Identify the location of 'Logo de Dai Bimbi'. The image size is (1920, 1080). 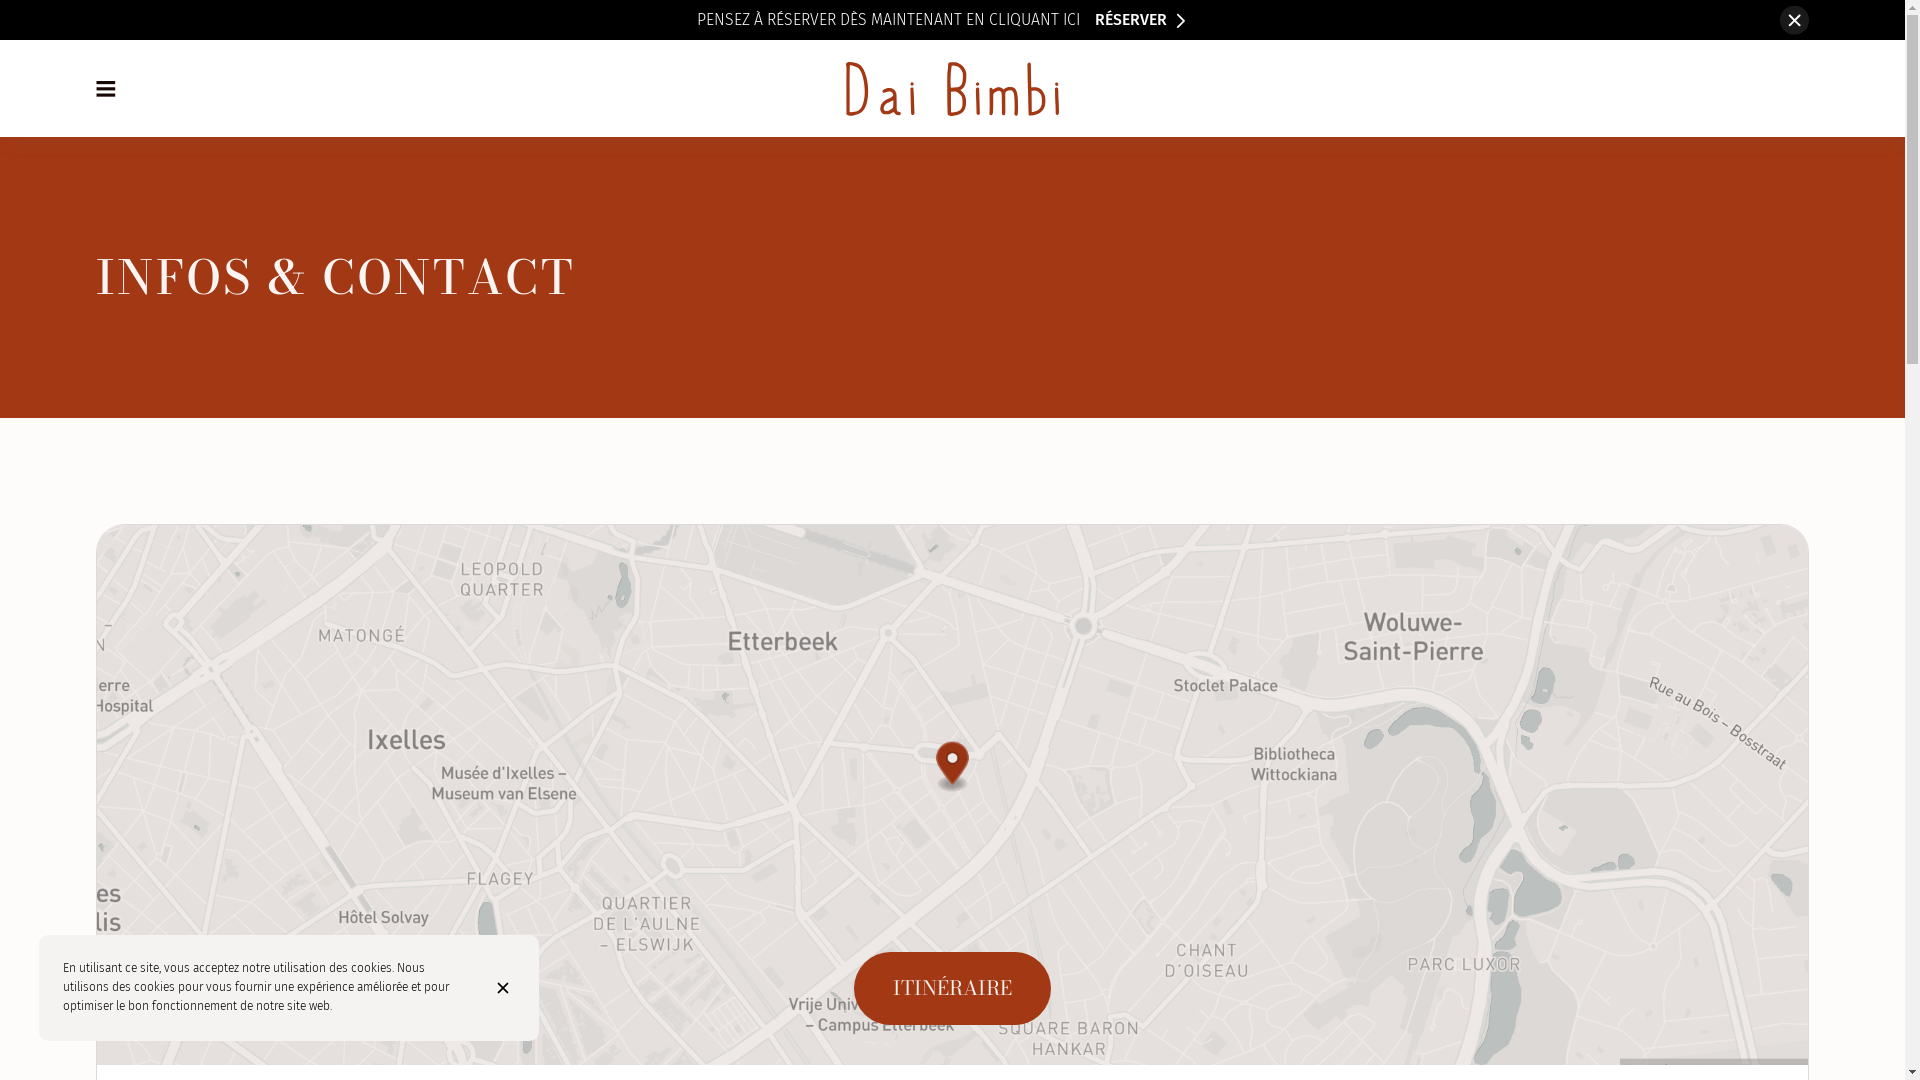
(951, 87).